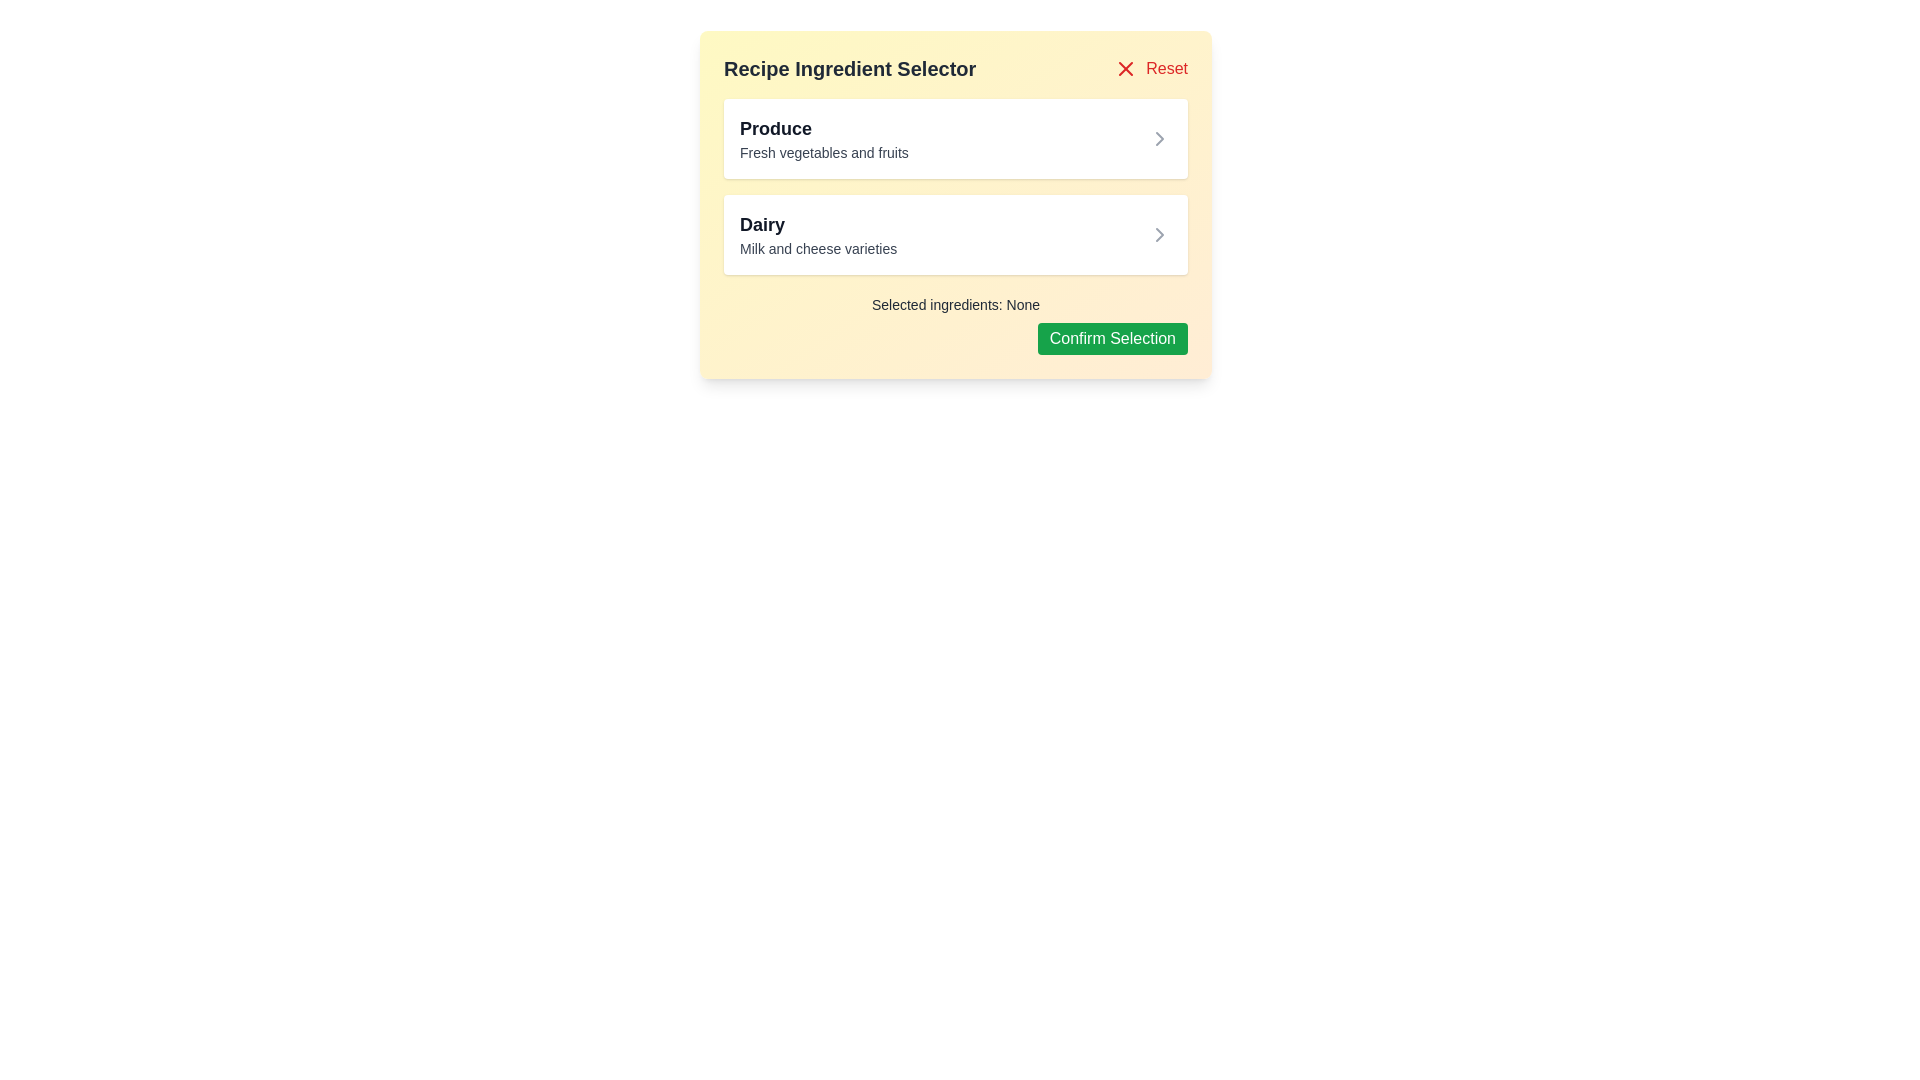  Describe the element at coordinates (1111, 338) in the screenshot. I see `the green rectangular button labeled 'Confirm Selection' located in the bottom-right corner of the 'Recipe Ingredient Selector' dialog to confirm the current selection` at that location.